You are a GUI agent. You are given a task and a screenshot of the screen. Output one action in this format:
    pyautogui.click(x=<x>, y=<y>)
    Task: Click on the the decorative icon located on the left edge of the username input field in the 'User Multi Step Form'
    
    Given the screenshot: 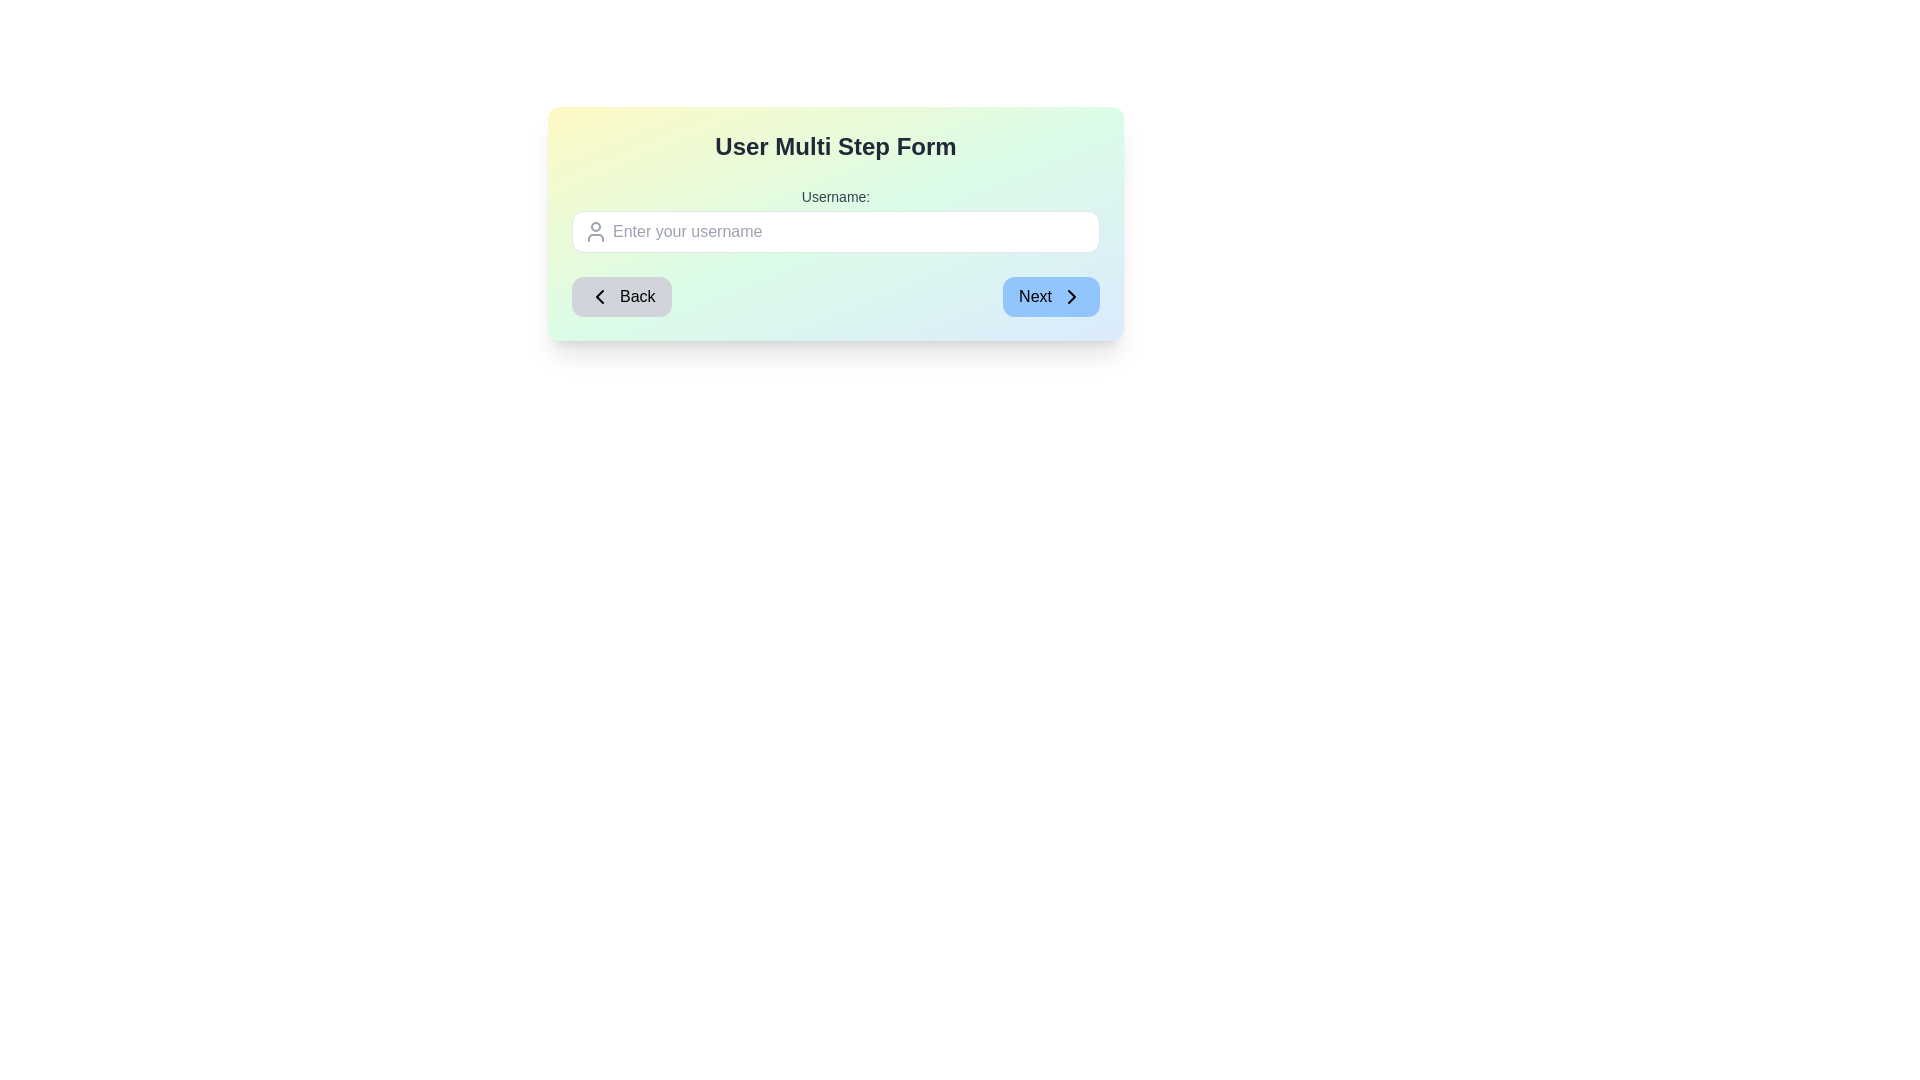 What is the action you would take?
    pyautogui.click(x=594, y=230)
    